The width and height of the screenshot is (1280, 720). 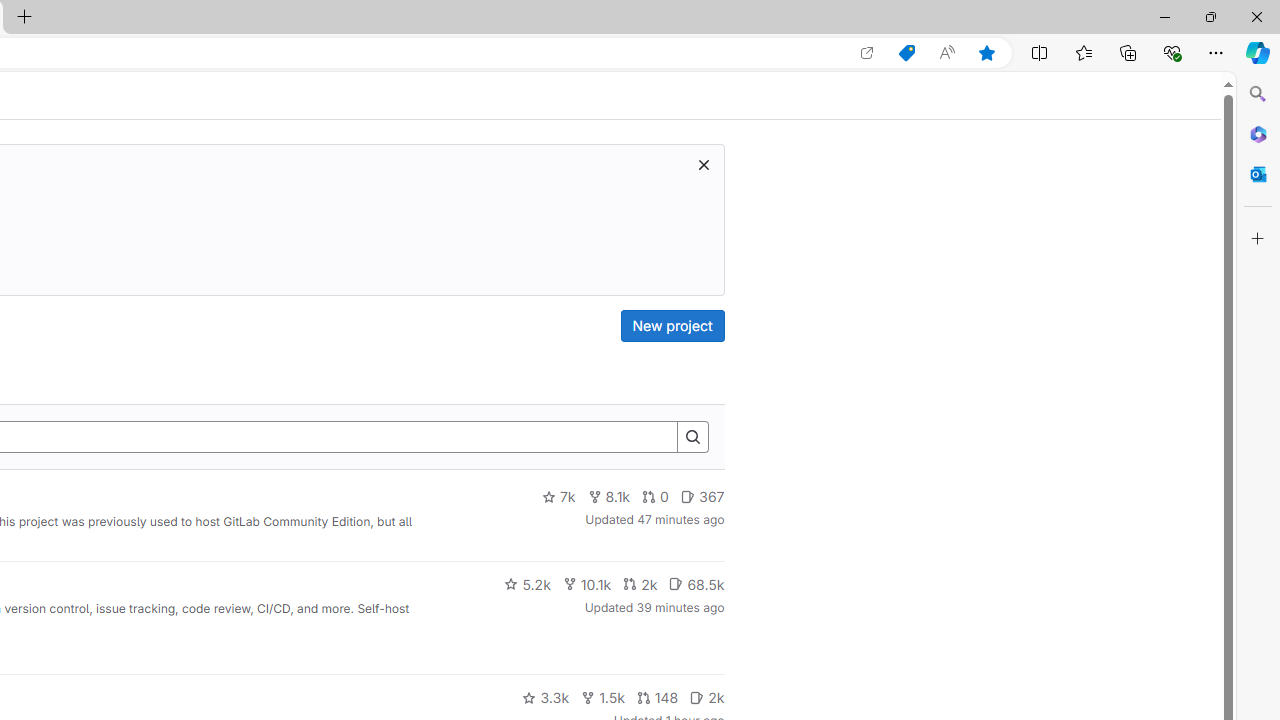 I want to click on 'Open in app', so click(x=867, y=52).